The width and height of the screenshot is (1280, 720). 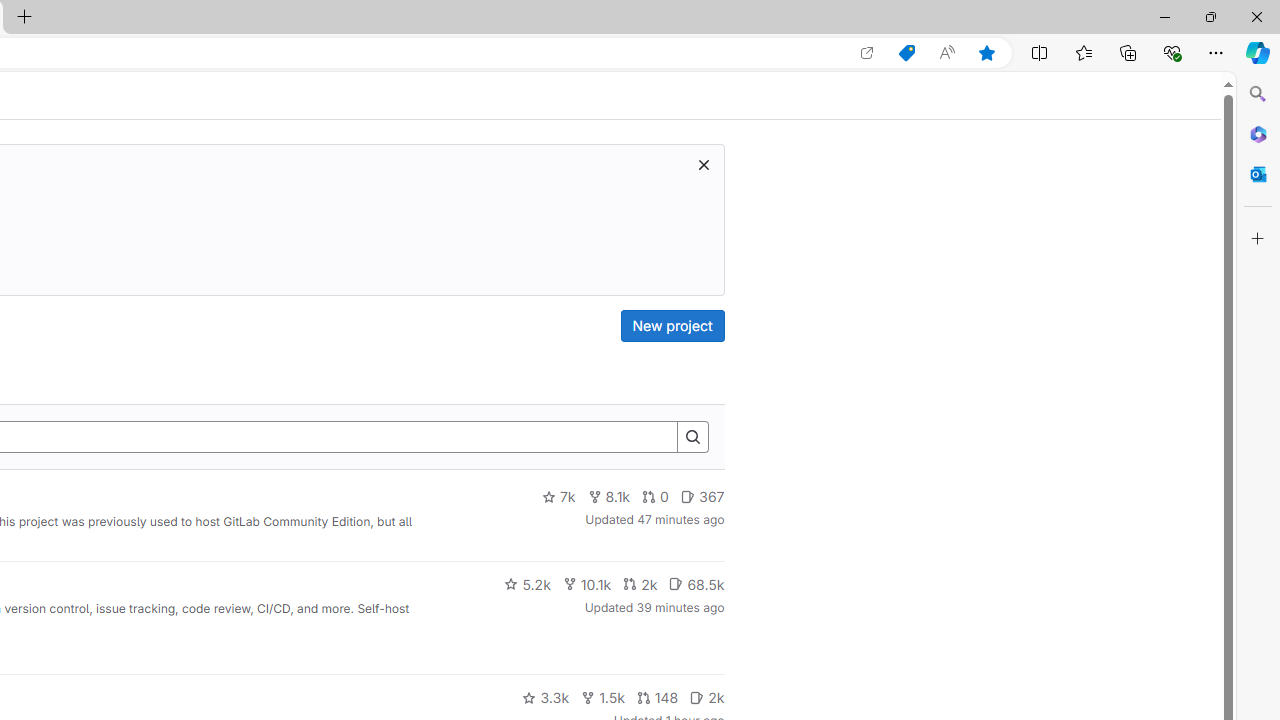 I want to click on 'Open in app', so click(x=867, y=52).